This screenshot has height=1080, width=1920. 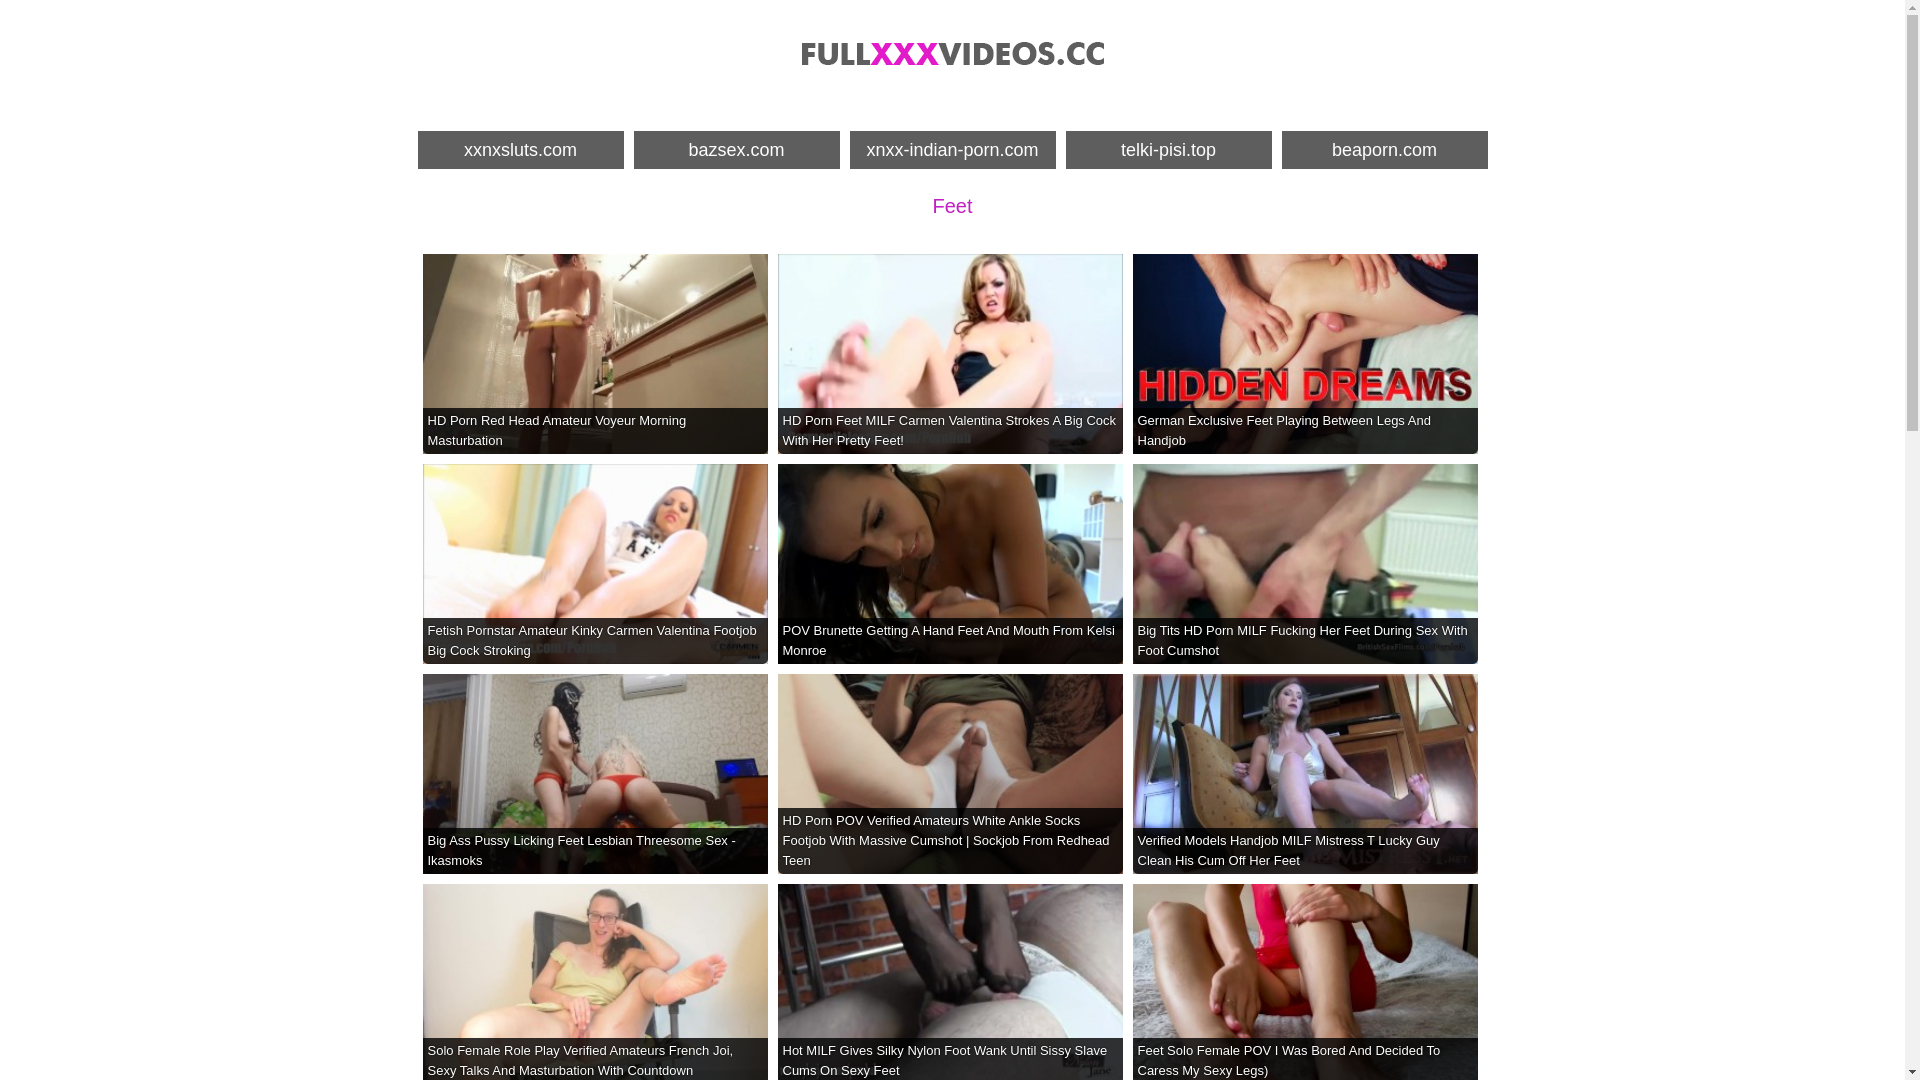 I want to click on 'bazsex.com', so click(x=736, y=149).